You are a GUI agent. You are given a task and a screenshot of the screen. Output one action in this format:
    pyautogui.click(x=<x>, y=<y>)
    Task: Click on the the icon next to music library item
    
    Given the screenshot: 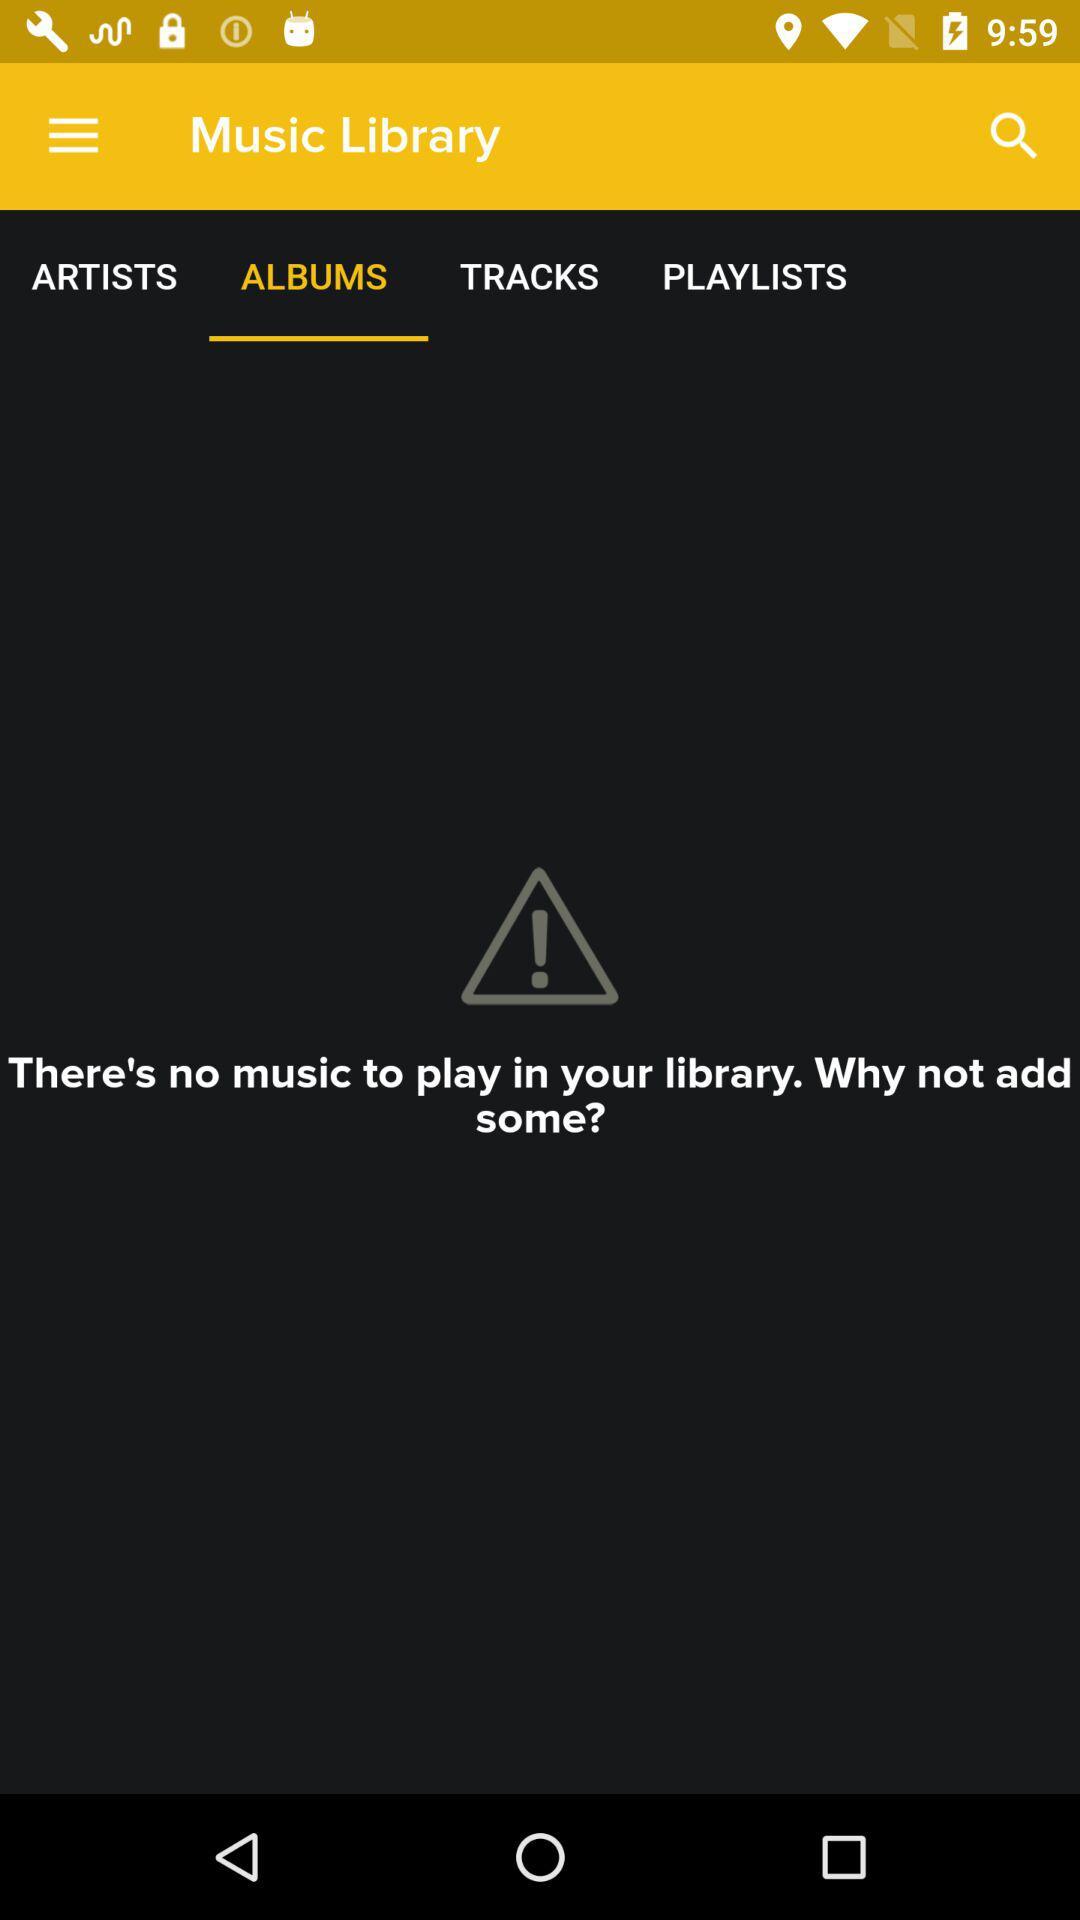 What is the action you would take?
    pyautogui.click(x=72, y=135)
    